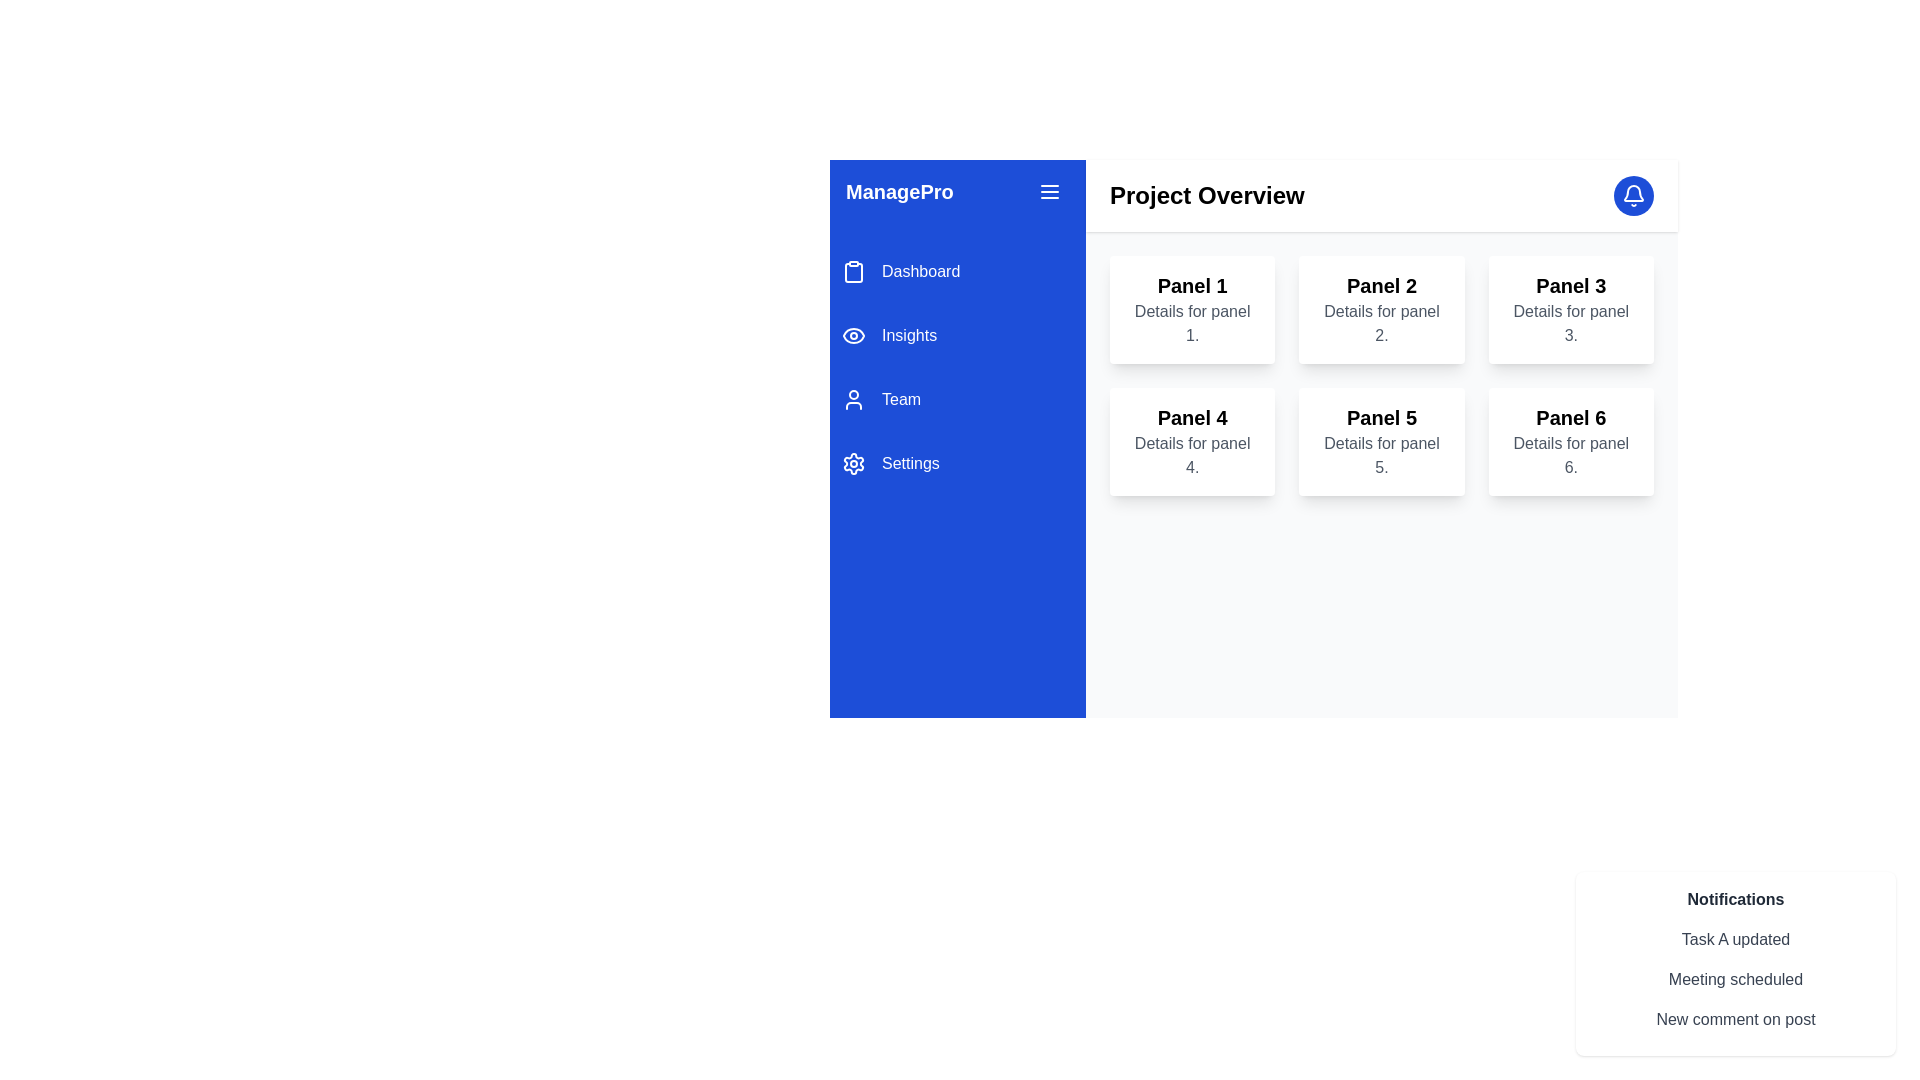 Image resolution: width=1920 pixels, height=1080 pixels. Describe the element at coordinates (908, 334) in the screenshot. I see `the 'Insights' text label in the vertical navigation menu, which is styled in white on a blue background and located between the 'Dashboard' and 'Team' labels` at that location.